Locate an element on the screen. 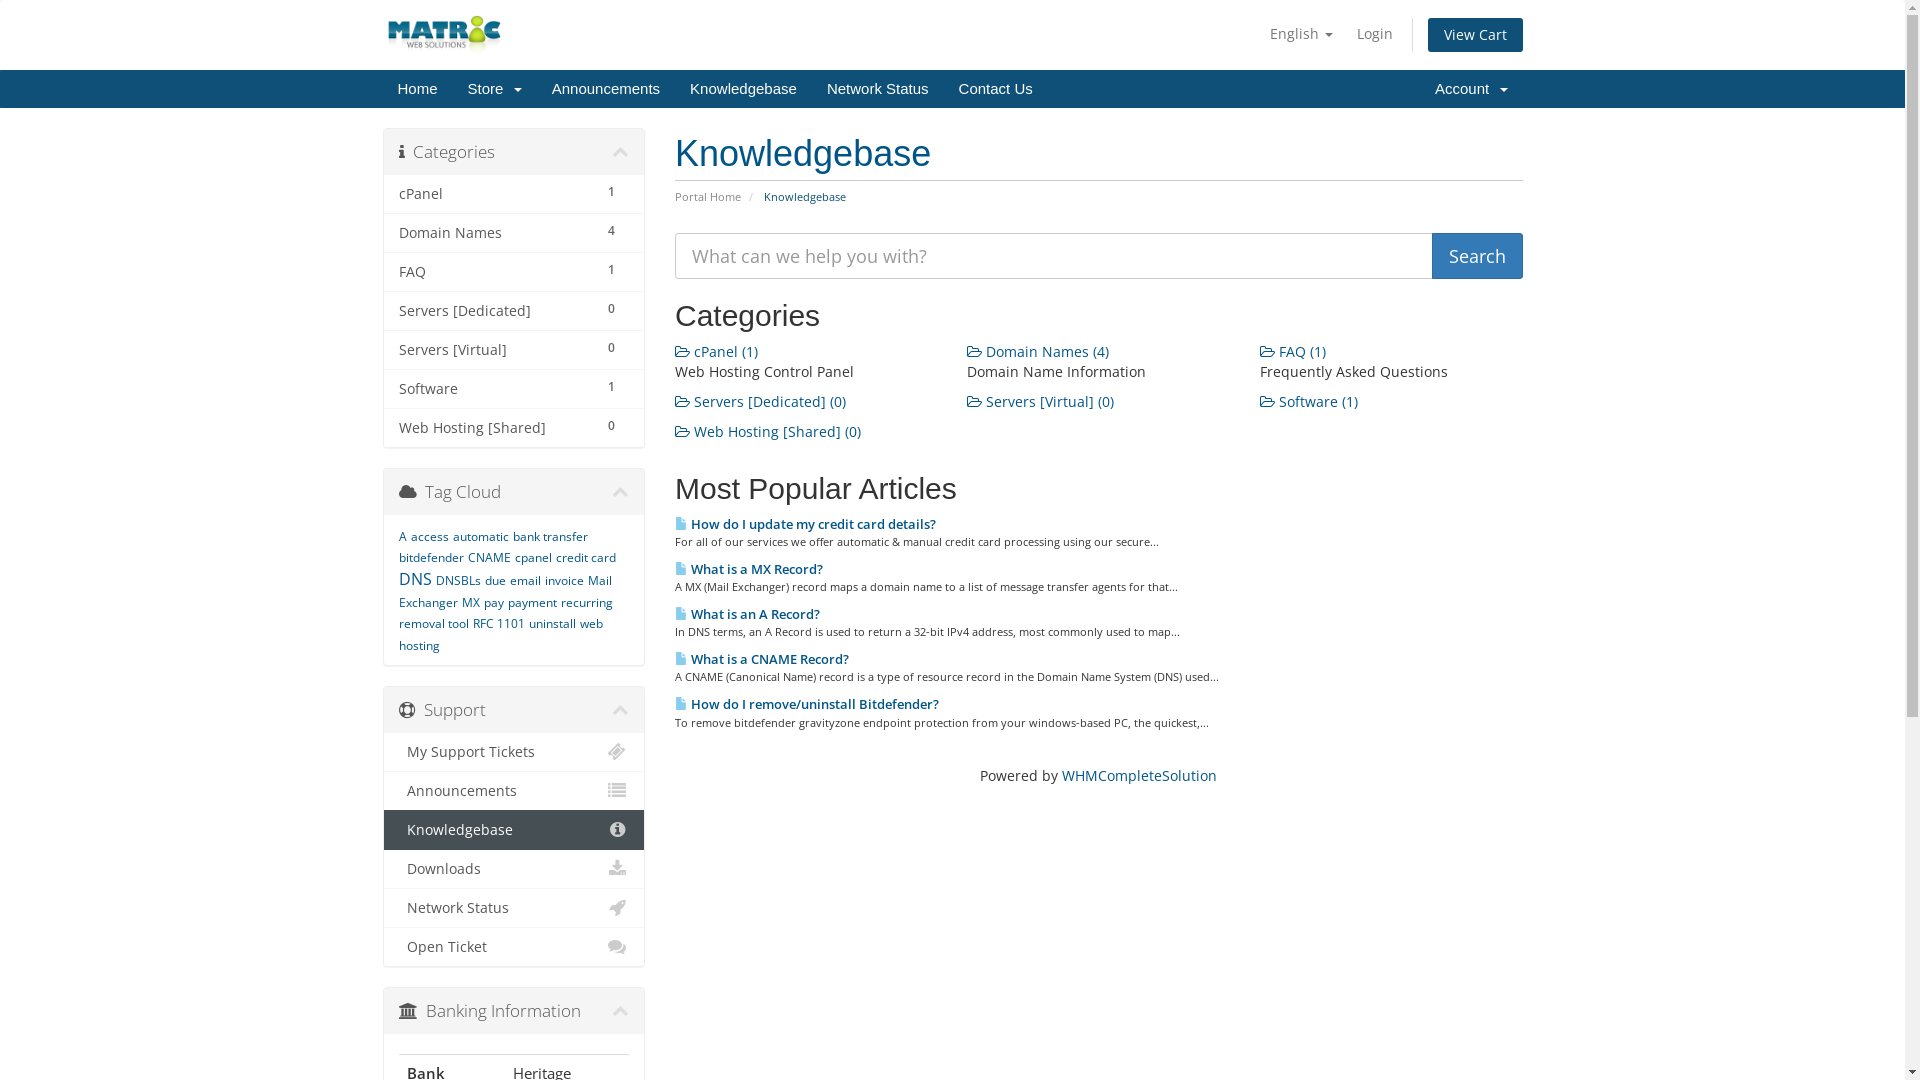 The image size is (1920, 1080). '1 is located at coordinates (384, 194).